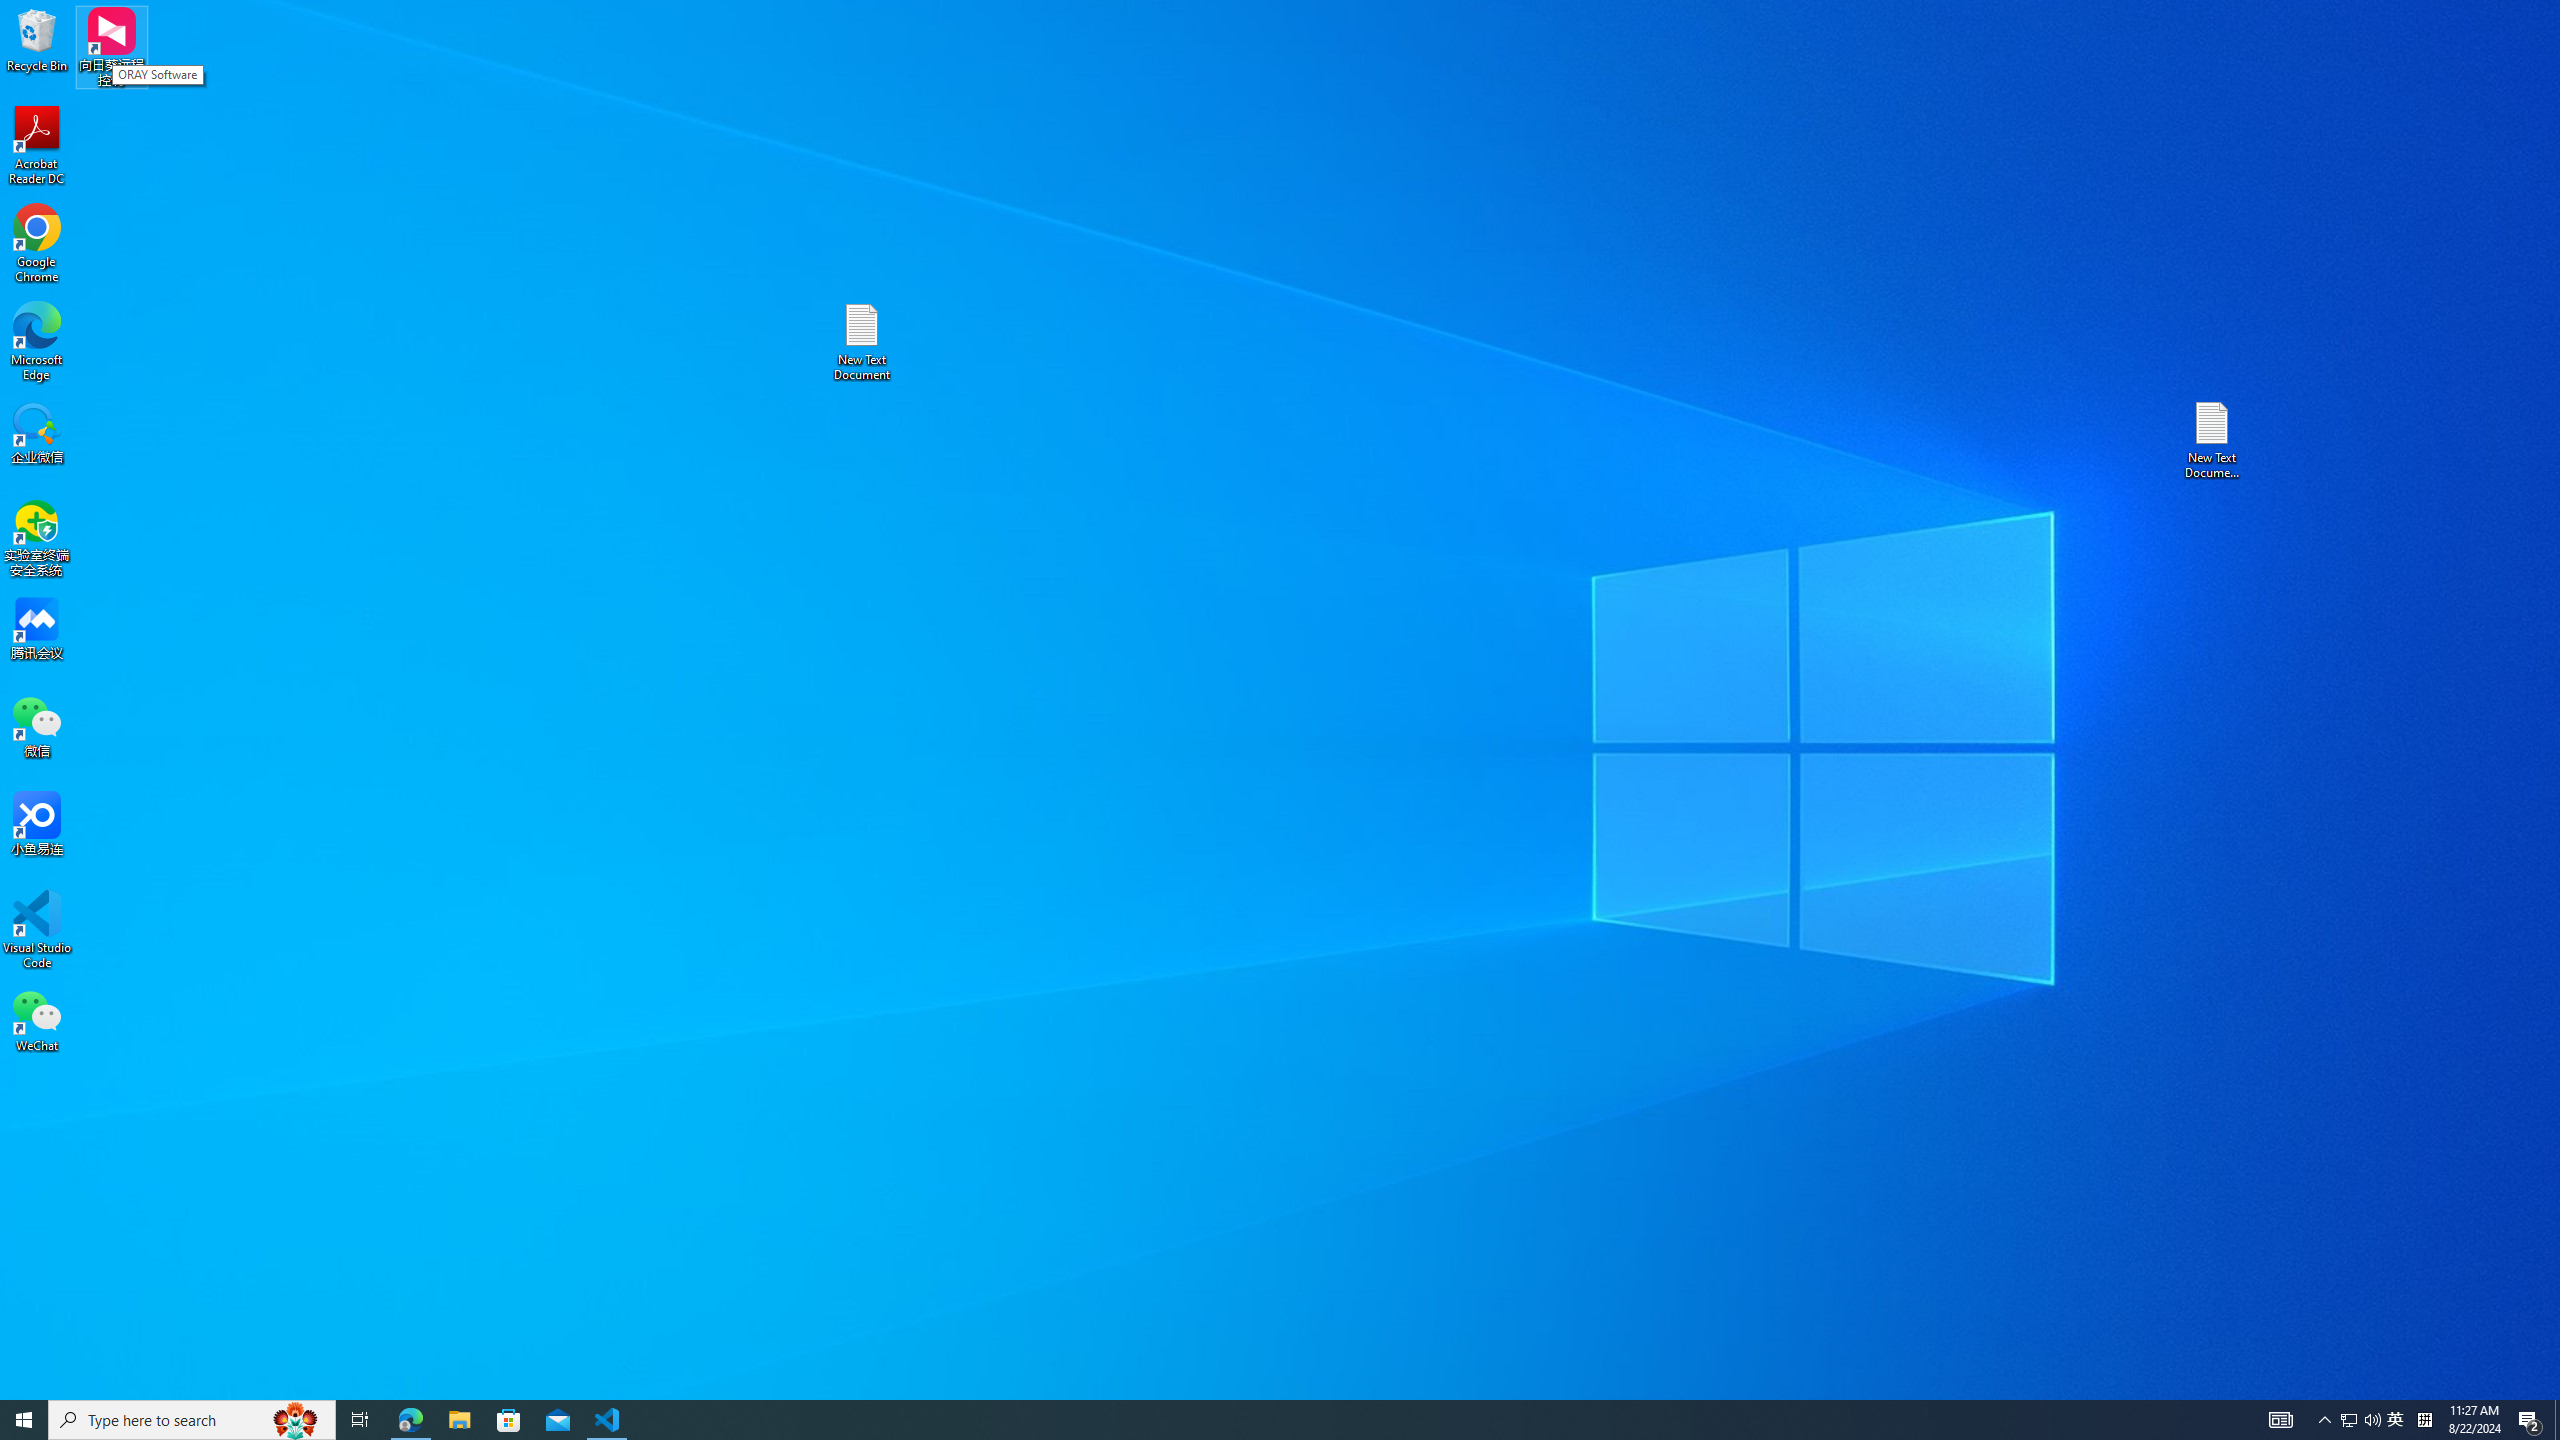 The width and height of the screenshot is (2560, 1440). What do you see at coordinates (409, 1418) in the screenshot?
I see `'Microsoft Store'` at bounding box center [409, 1418].